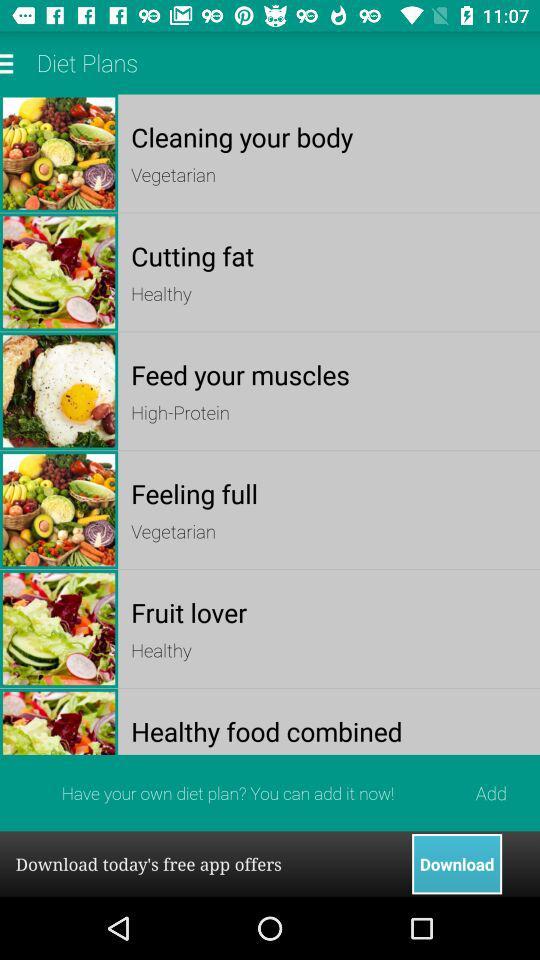 This screenshot has height=960, width=540. What do you see at coordinates (329, 136) in the screenshot?
I see `the cleaning your body icon` at bounding box center [329, 136].